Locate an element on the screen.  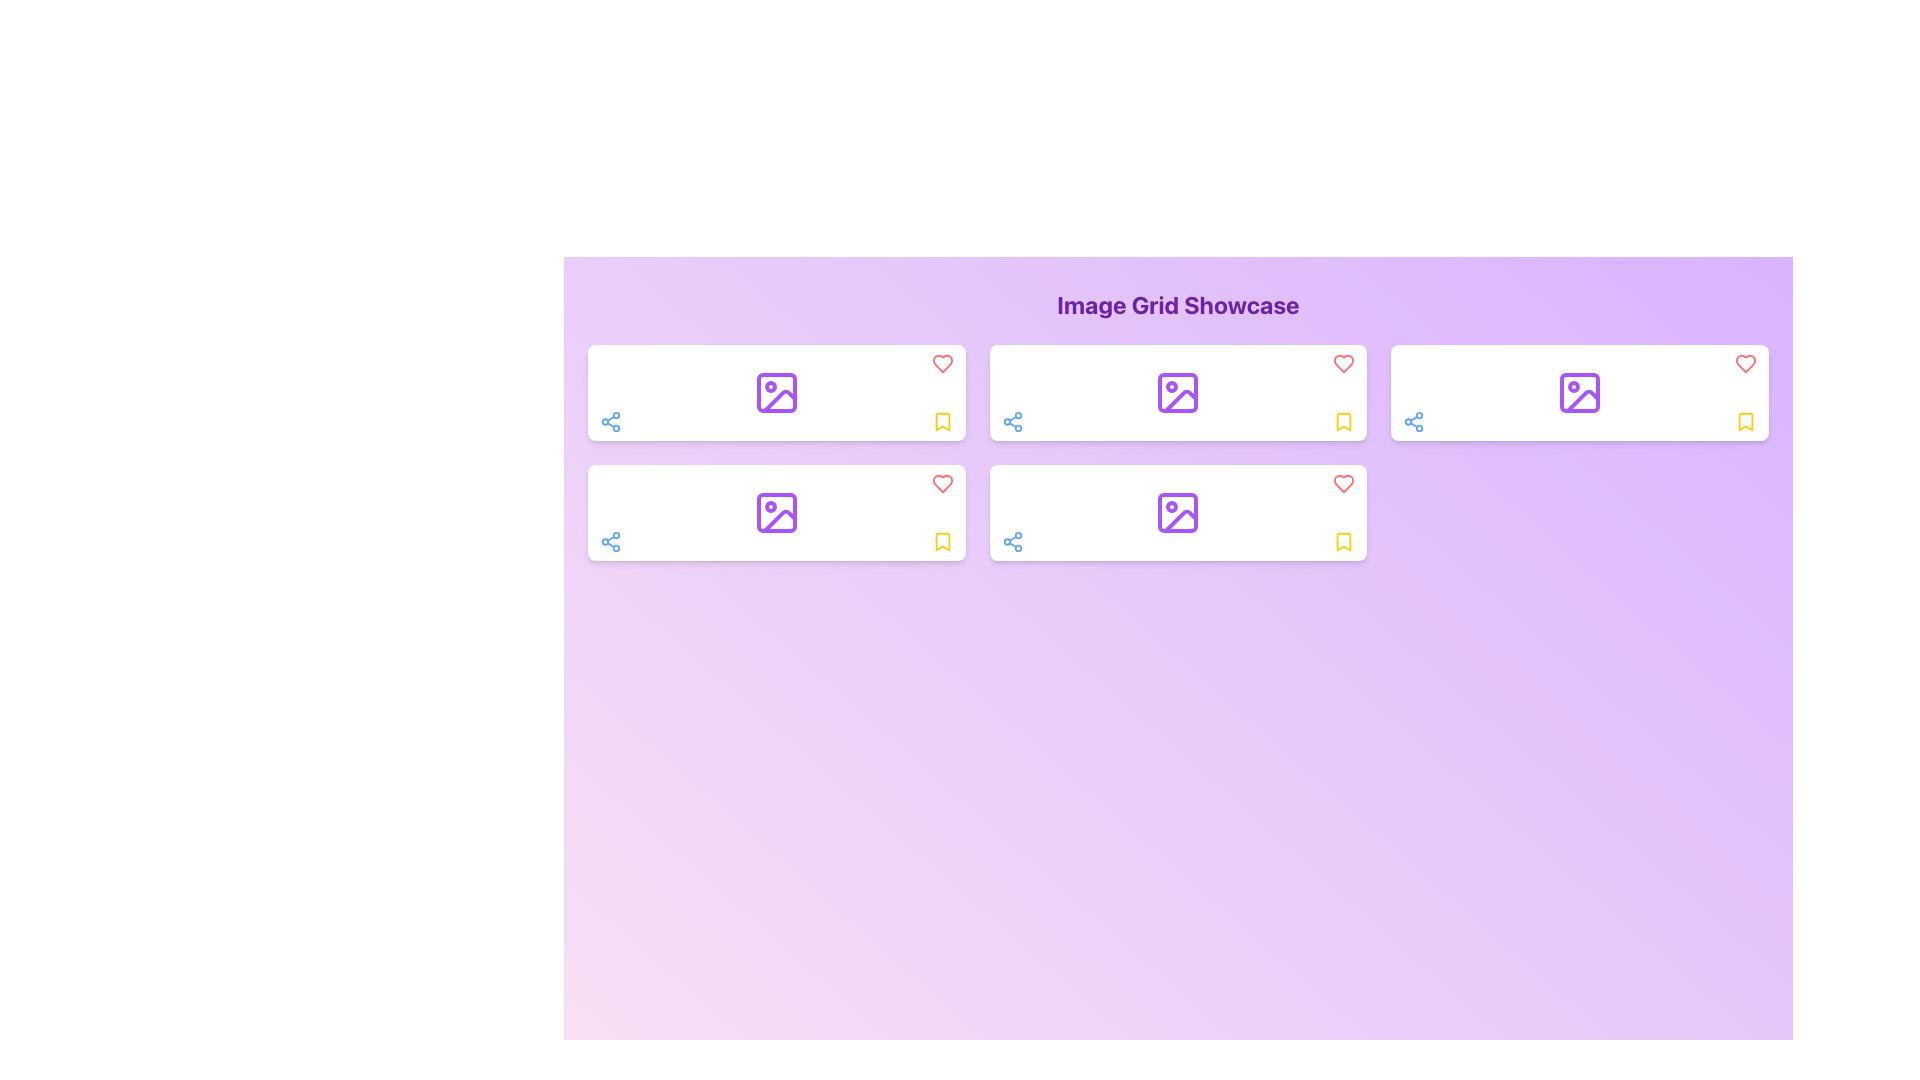
the title labeled 'Image Grid Showcase', which is displayed prominently in bold, large purple font at the top-center of the page is located at coordinates (1178, 304).